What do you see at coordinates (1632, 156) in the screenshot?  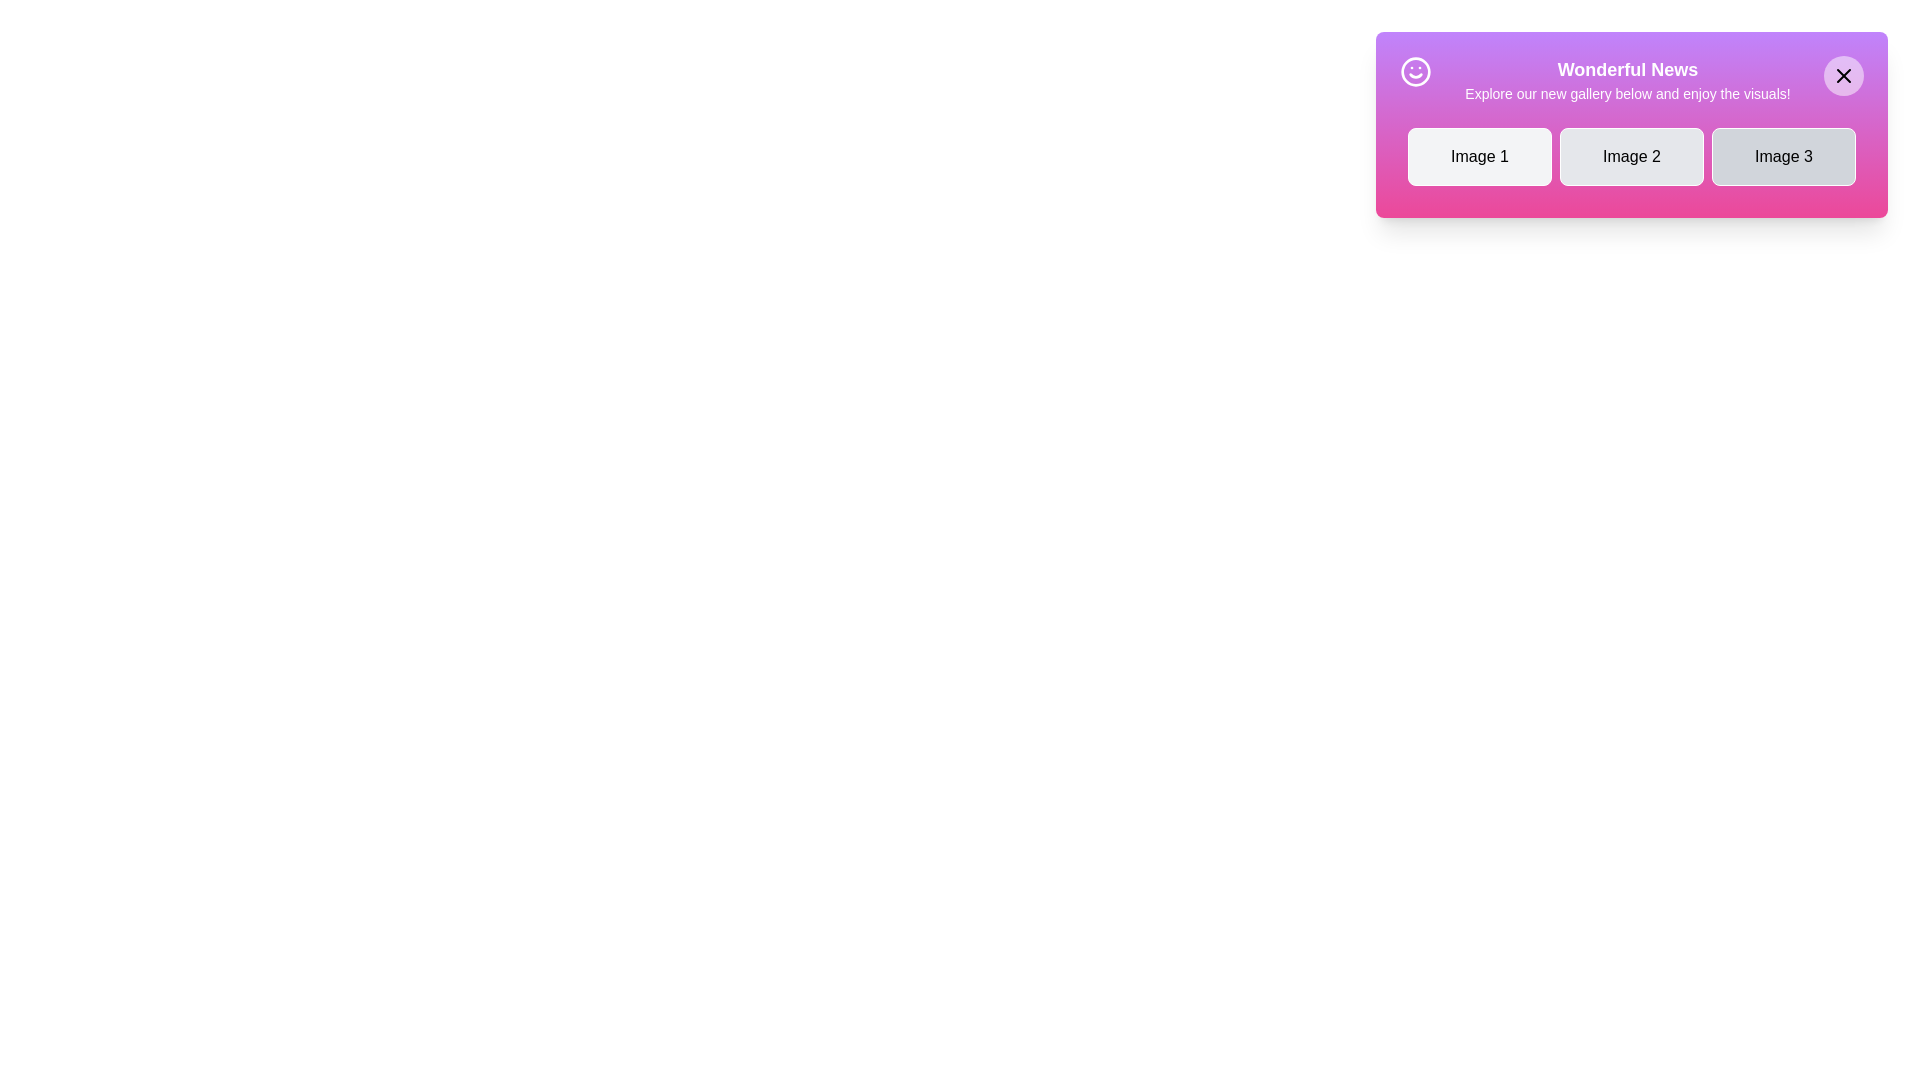 I see `the gallery item labeled Image 2` at bounding box center [1632, 156].